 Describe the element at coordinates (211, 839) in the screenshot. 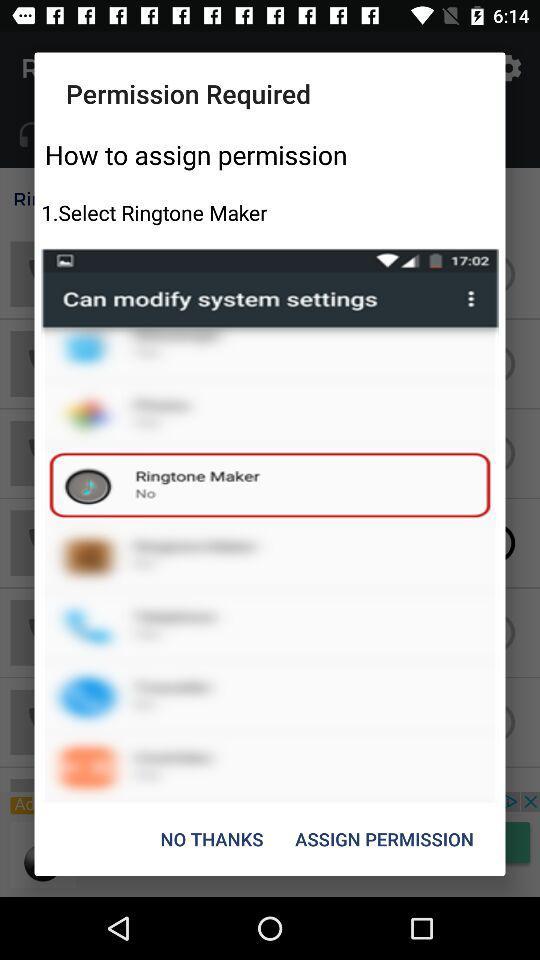

I see `icon next to the assign permission item` at that location.